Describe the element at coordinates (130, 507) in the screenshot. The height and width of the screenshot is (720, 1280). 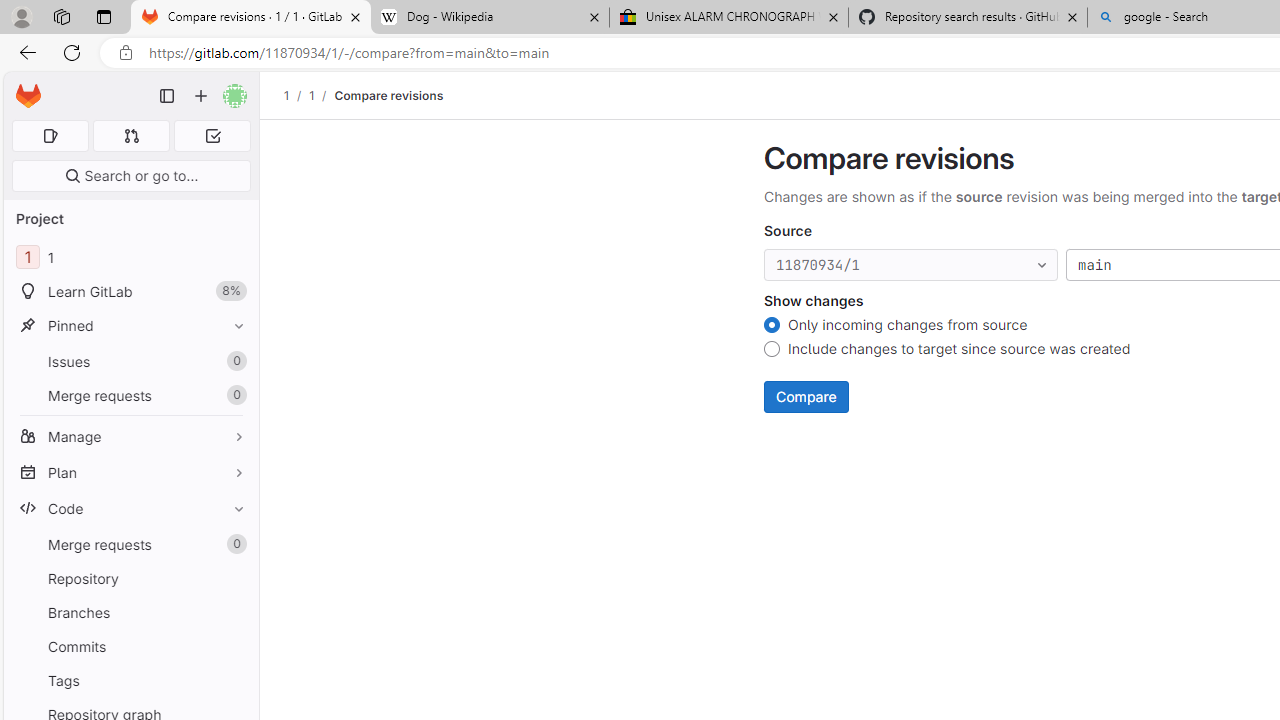
I see `'Code'` at that location.